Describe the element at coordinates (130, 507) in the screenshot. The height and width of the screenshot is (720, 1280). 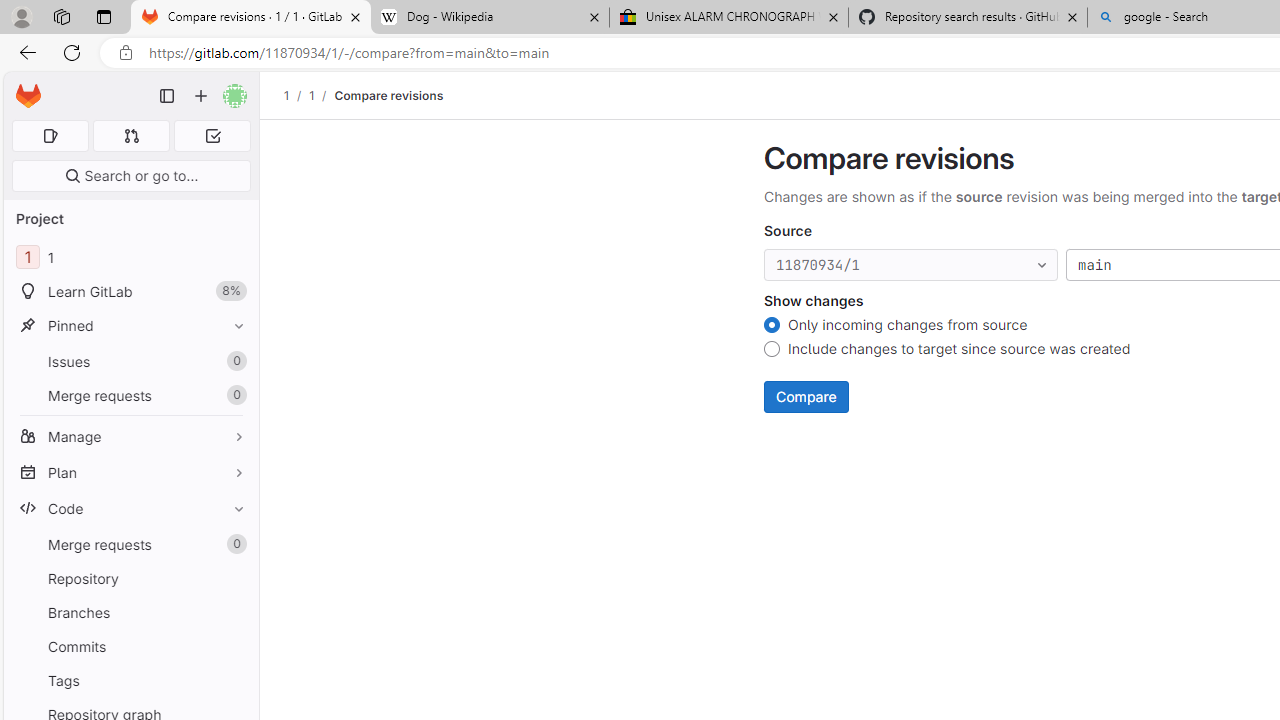
I see `'Code'` at that location.